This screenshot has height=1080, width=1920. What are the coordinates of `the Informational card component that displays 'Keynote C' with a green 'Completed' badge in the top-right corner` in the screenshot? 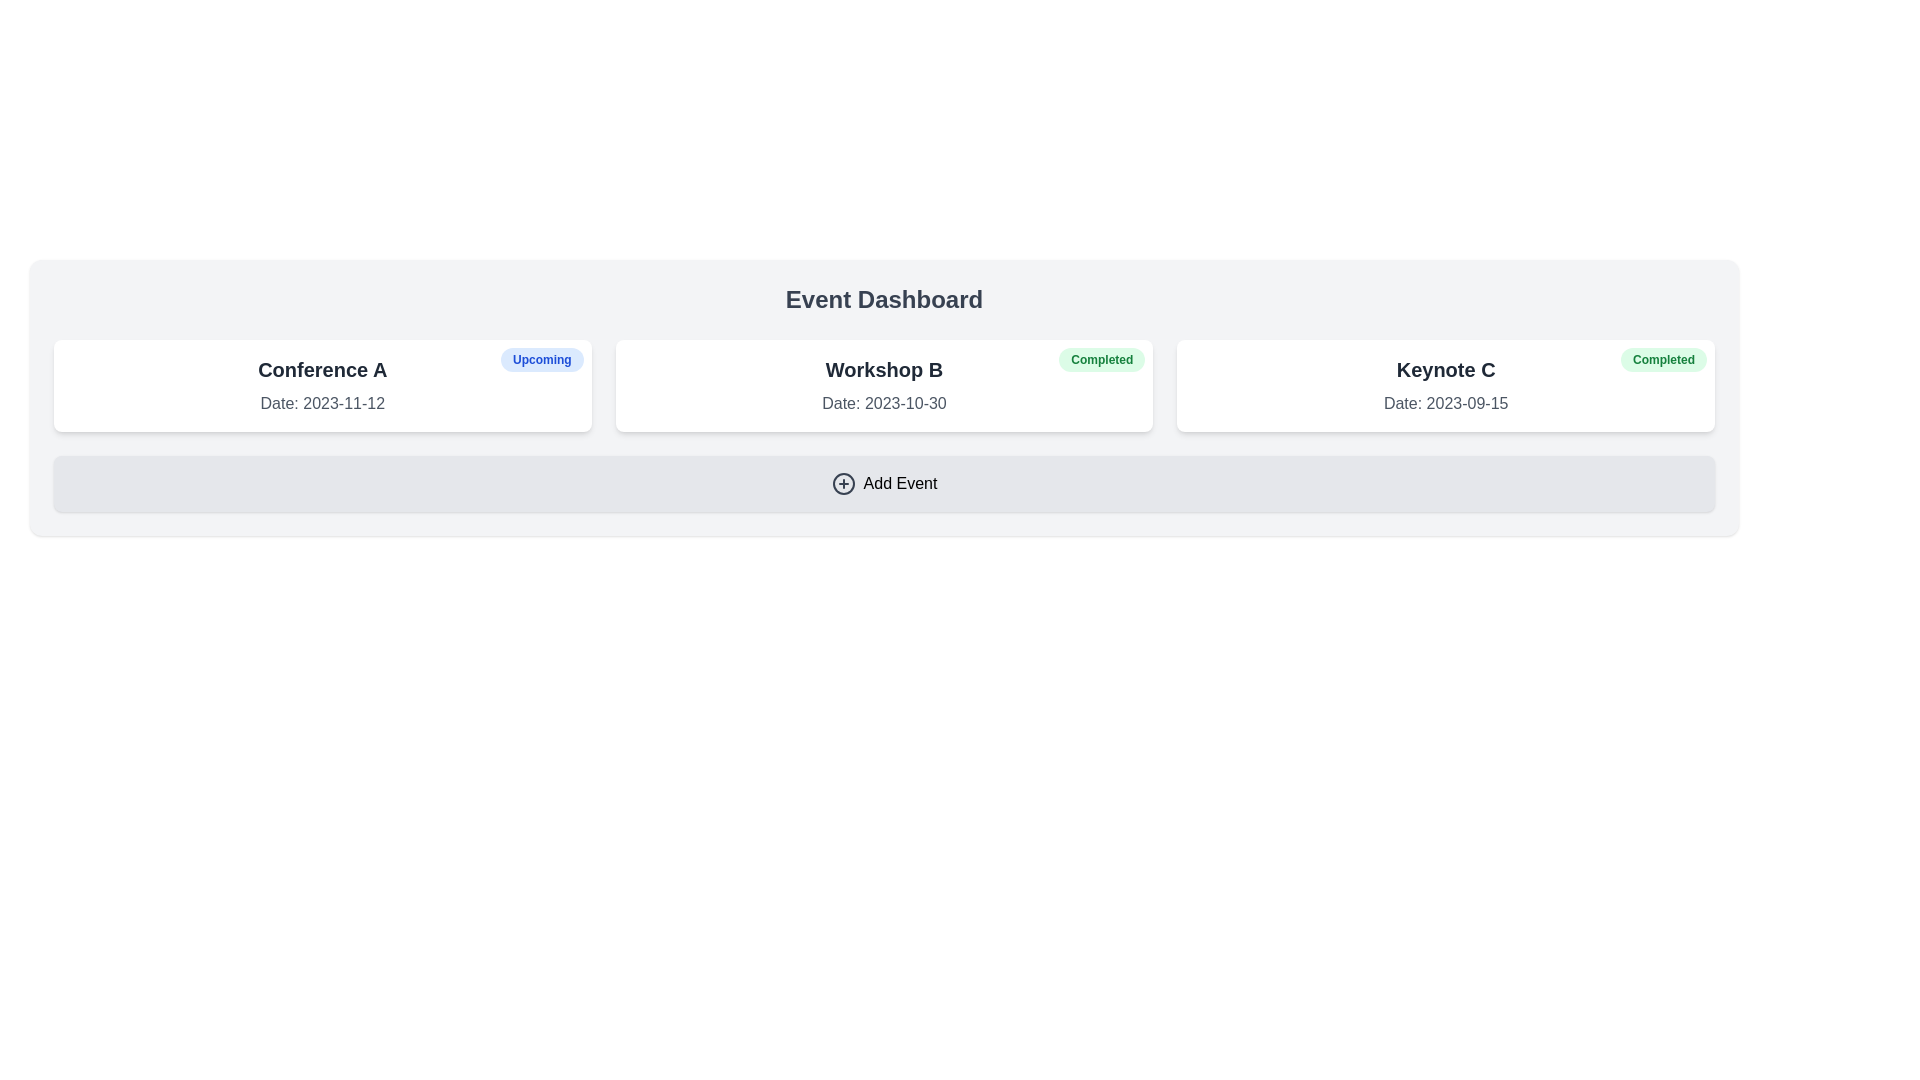 It's located at (1446, 385).